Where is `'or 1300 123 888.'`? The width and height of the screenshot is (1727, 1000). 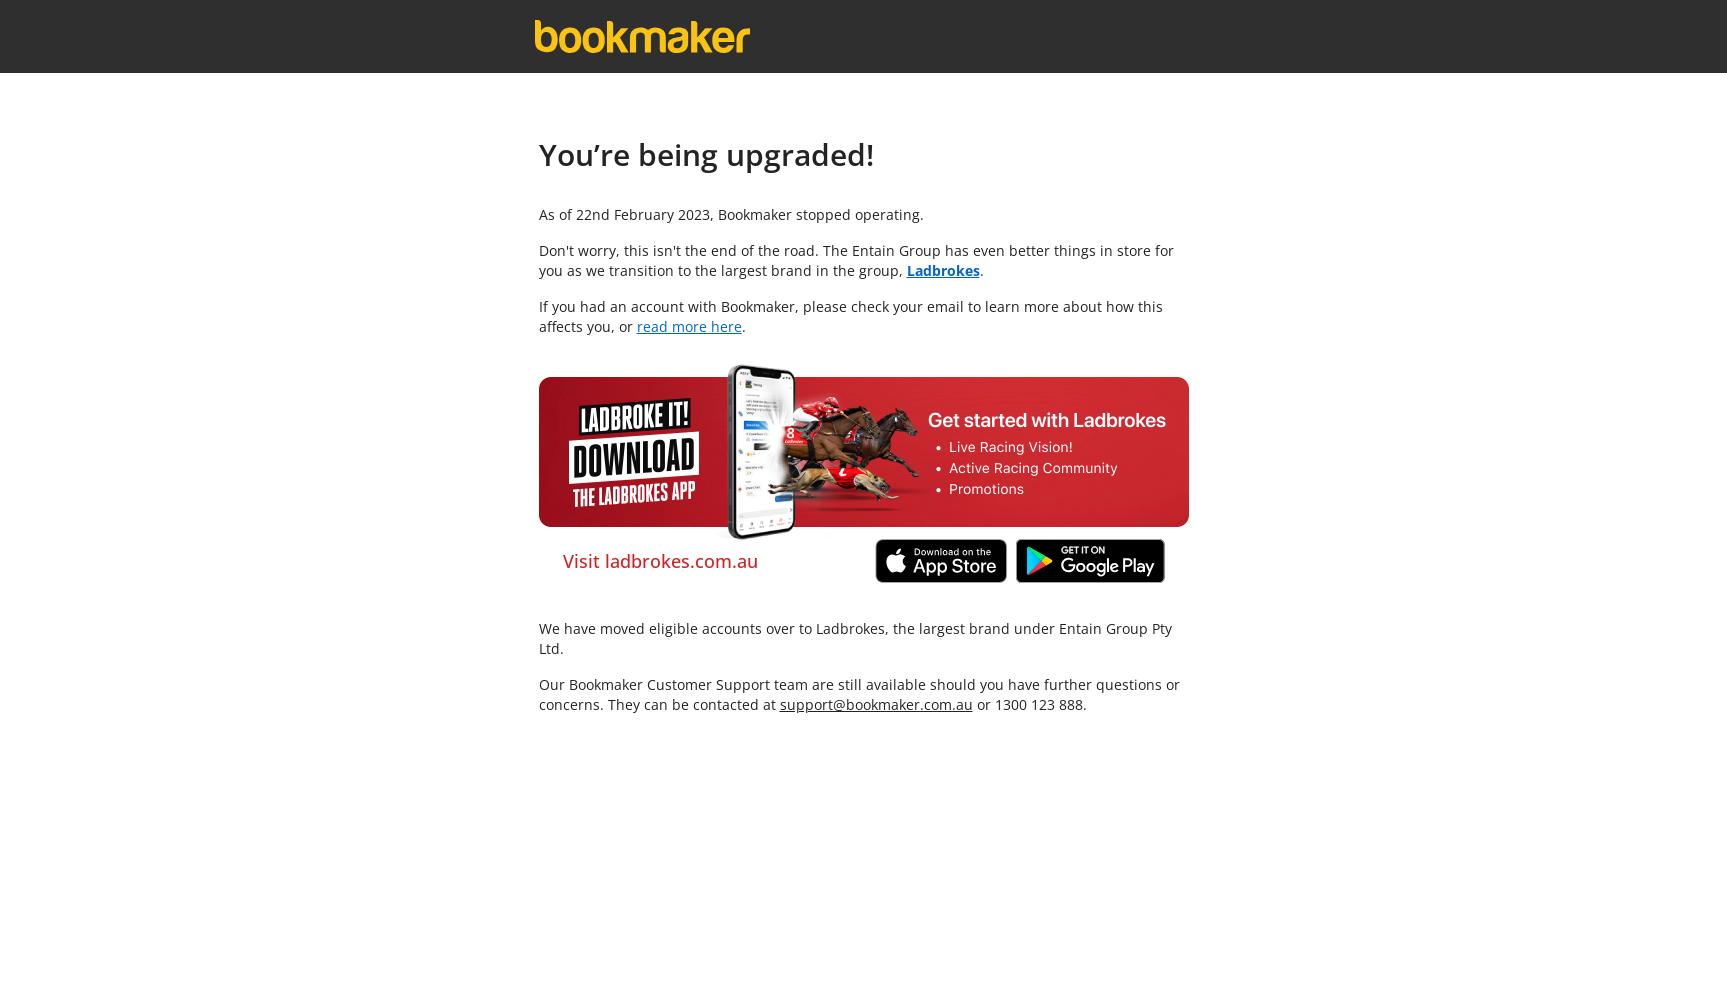
'or 1300 123 888.' is located at coordinates (1028, 703).